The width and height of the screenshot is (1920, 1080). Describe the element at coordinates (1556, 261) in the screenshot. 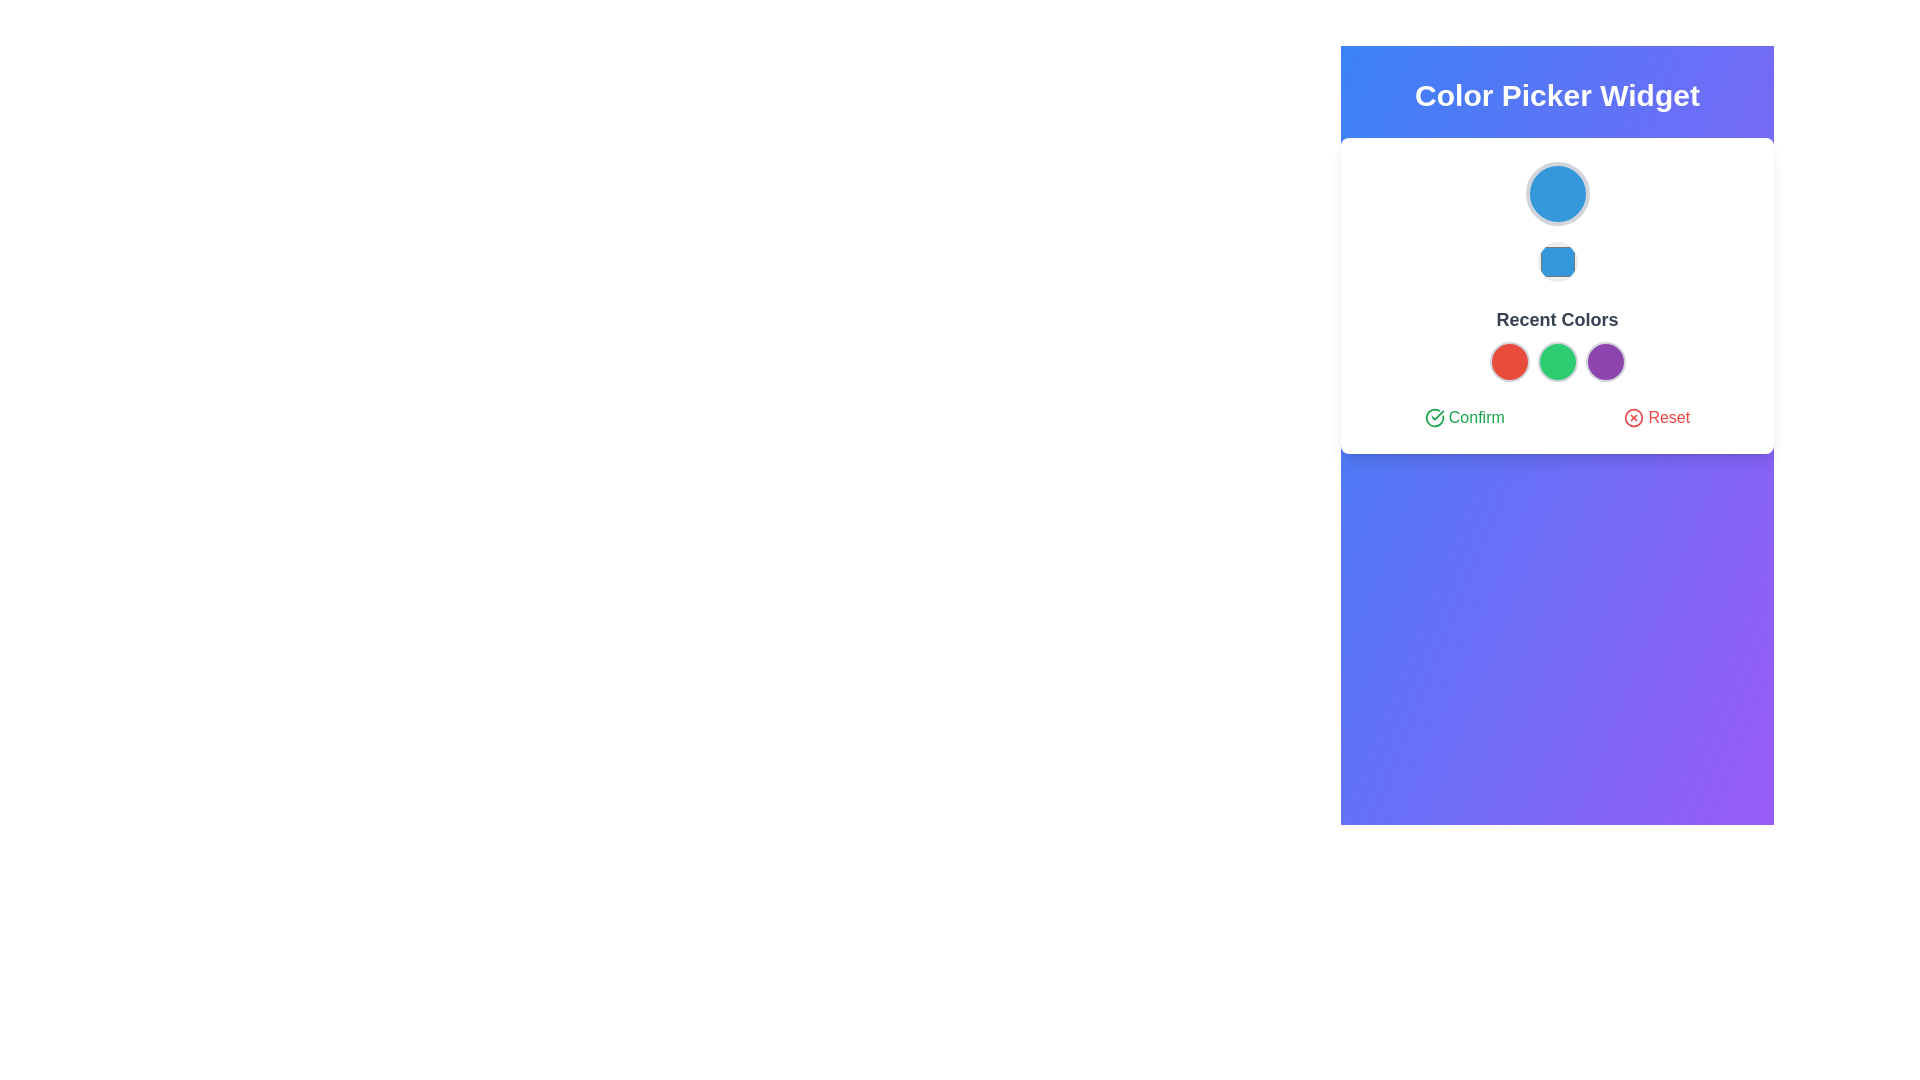

I see `the selectable color button that confirms the blue color, positioned below the larger blue circle in the 'Recent Colors' section` at that location.